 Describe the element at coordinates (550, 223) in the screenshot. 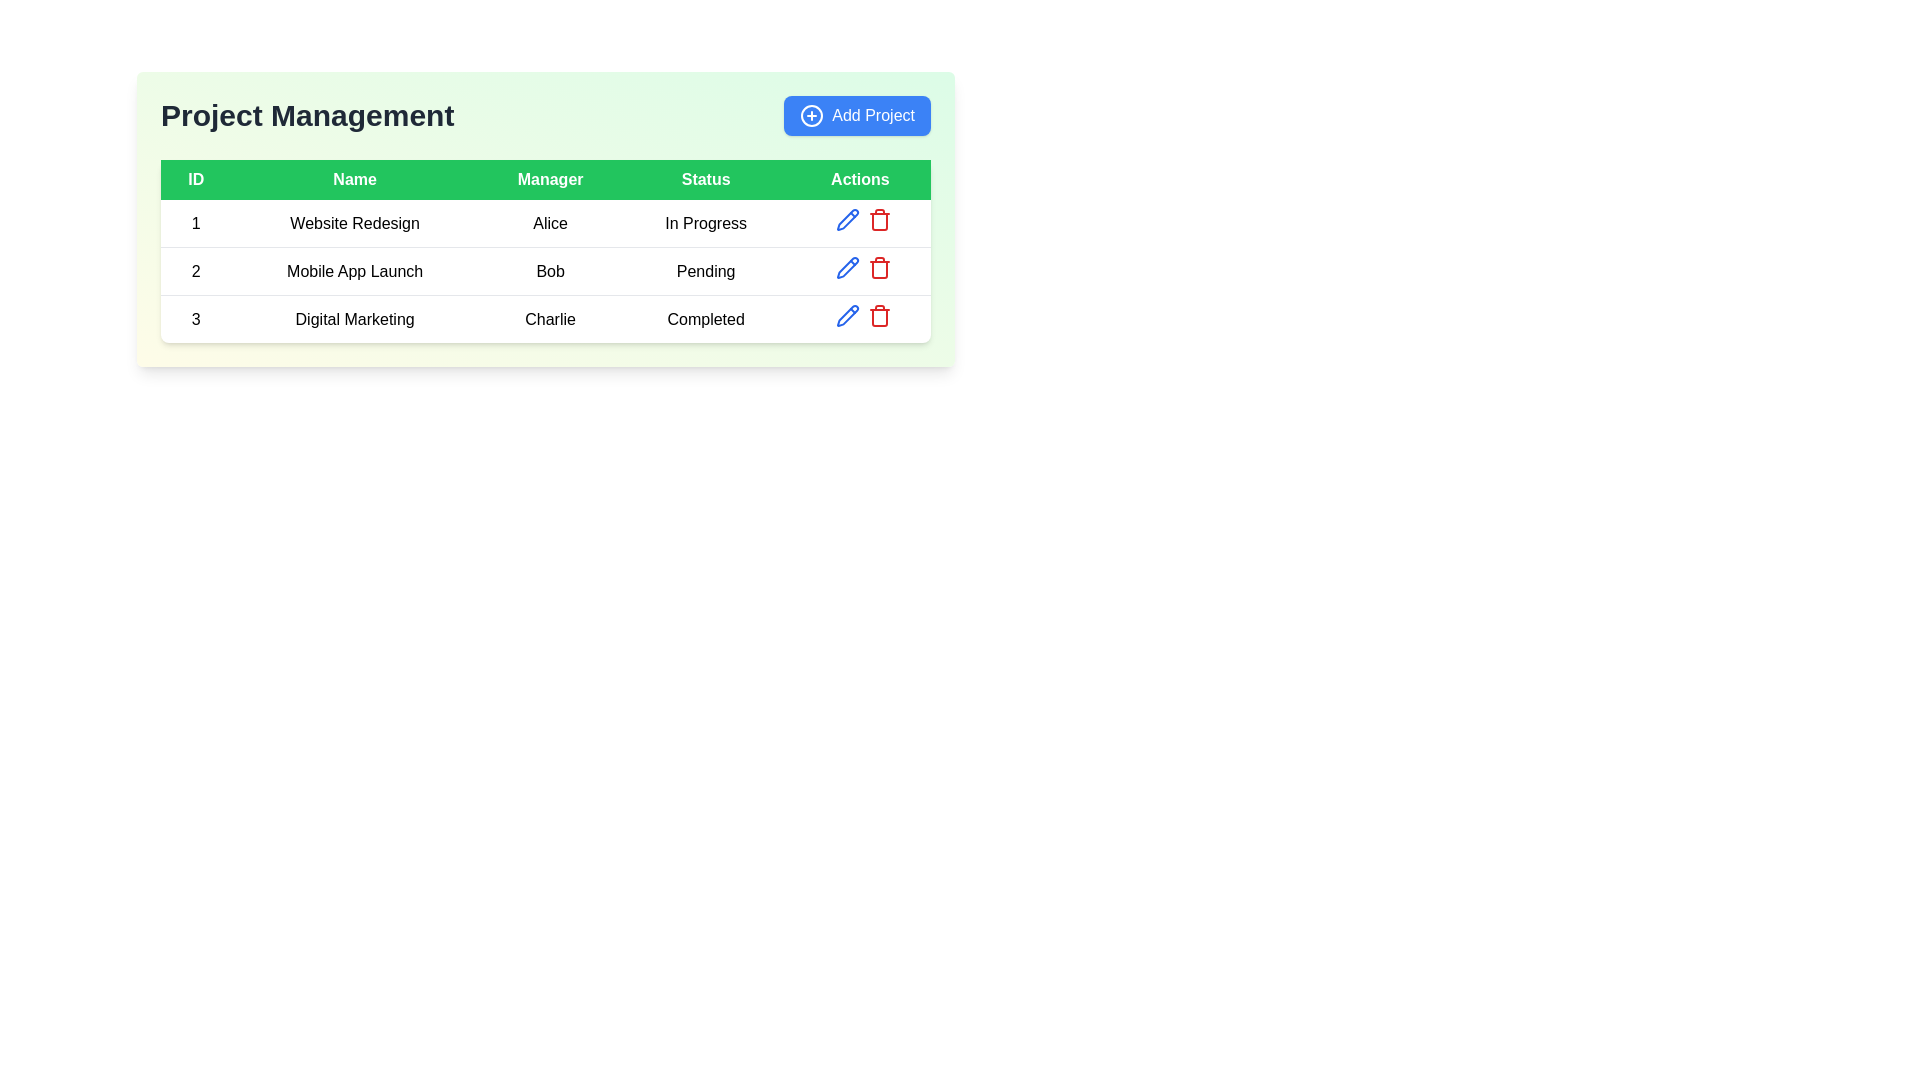

I see `the text label 'Alice'` at that location.